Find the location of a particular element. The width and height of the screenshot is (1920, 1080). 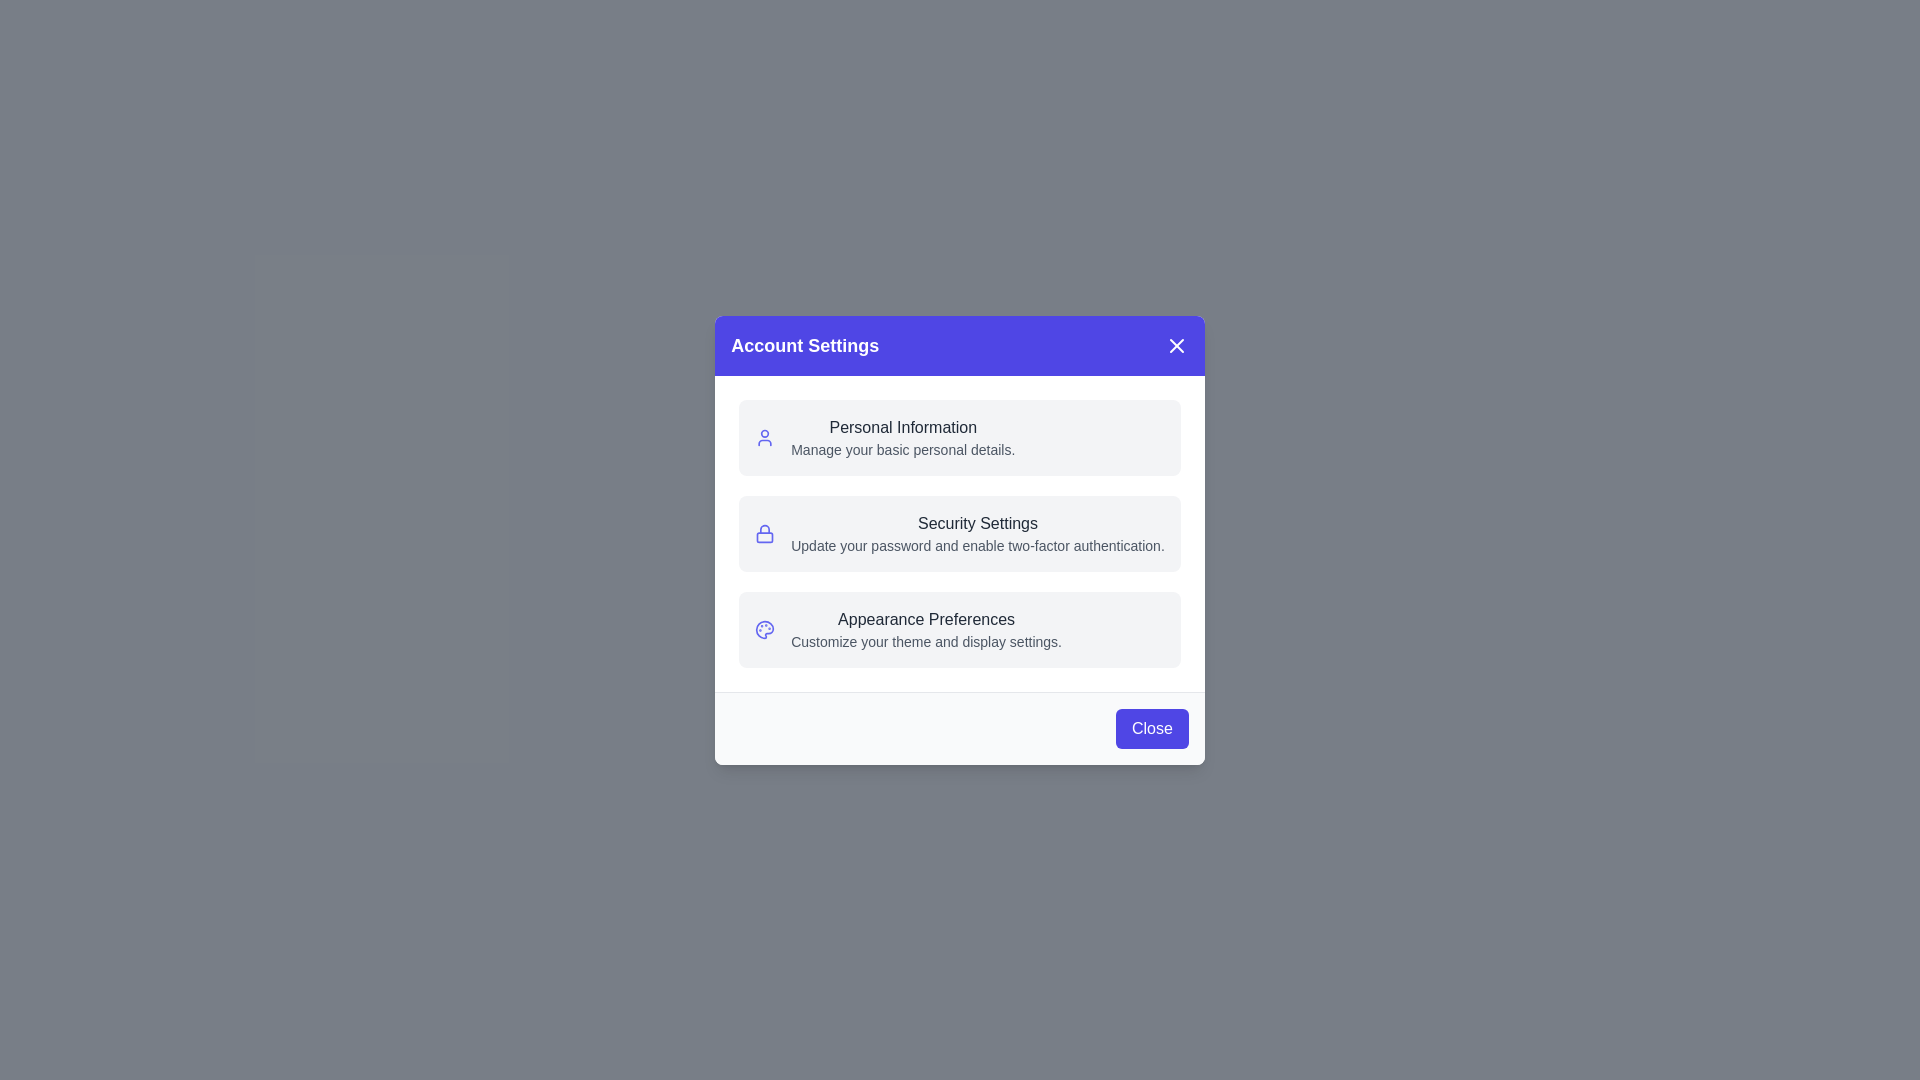

the 'Security Settings' text label, which is styled in a medium font weight and dark gray color, located in the dialog box titled 'Account Settings.' is located at coordinates (978, 522).